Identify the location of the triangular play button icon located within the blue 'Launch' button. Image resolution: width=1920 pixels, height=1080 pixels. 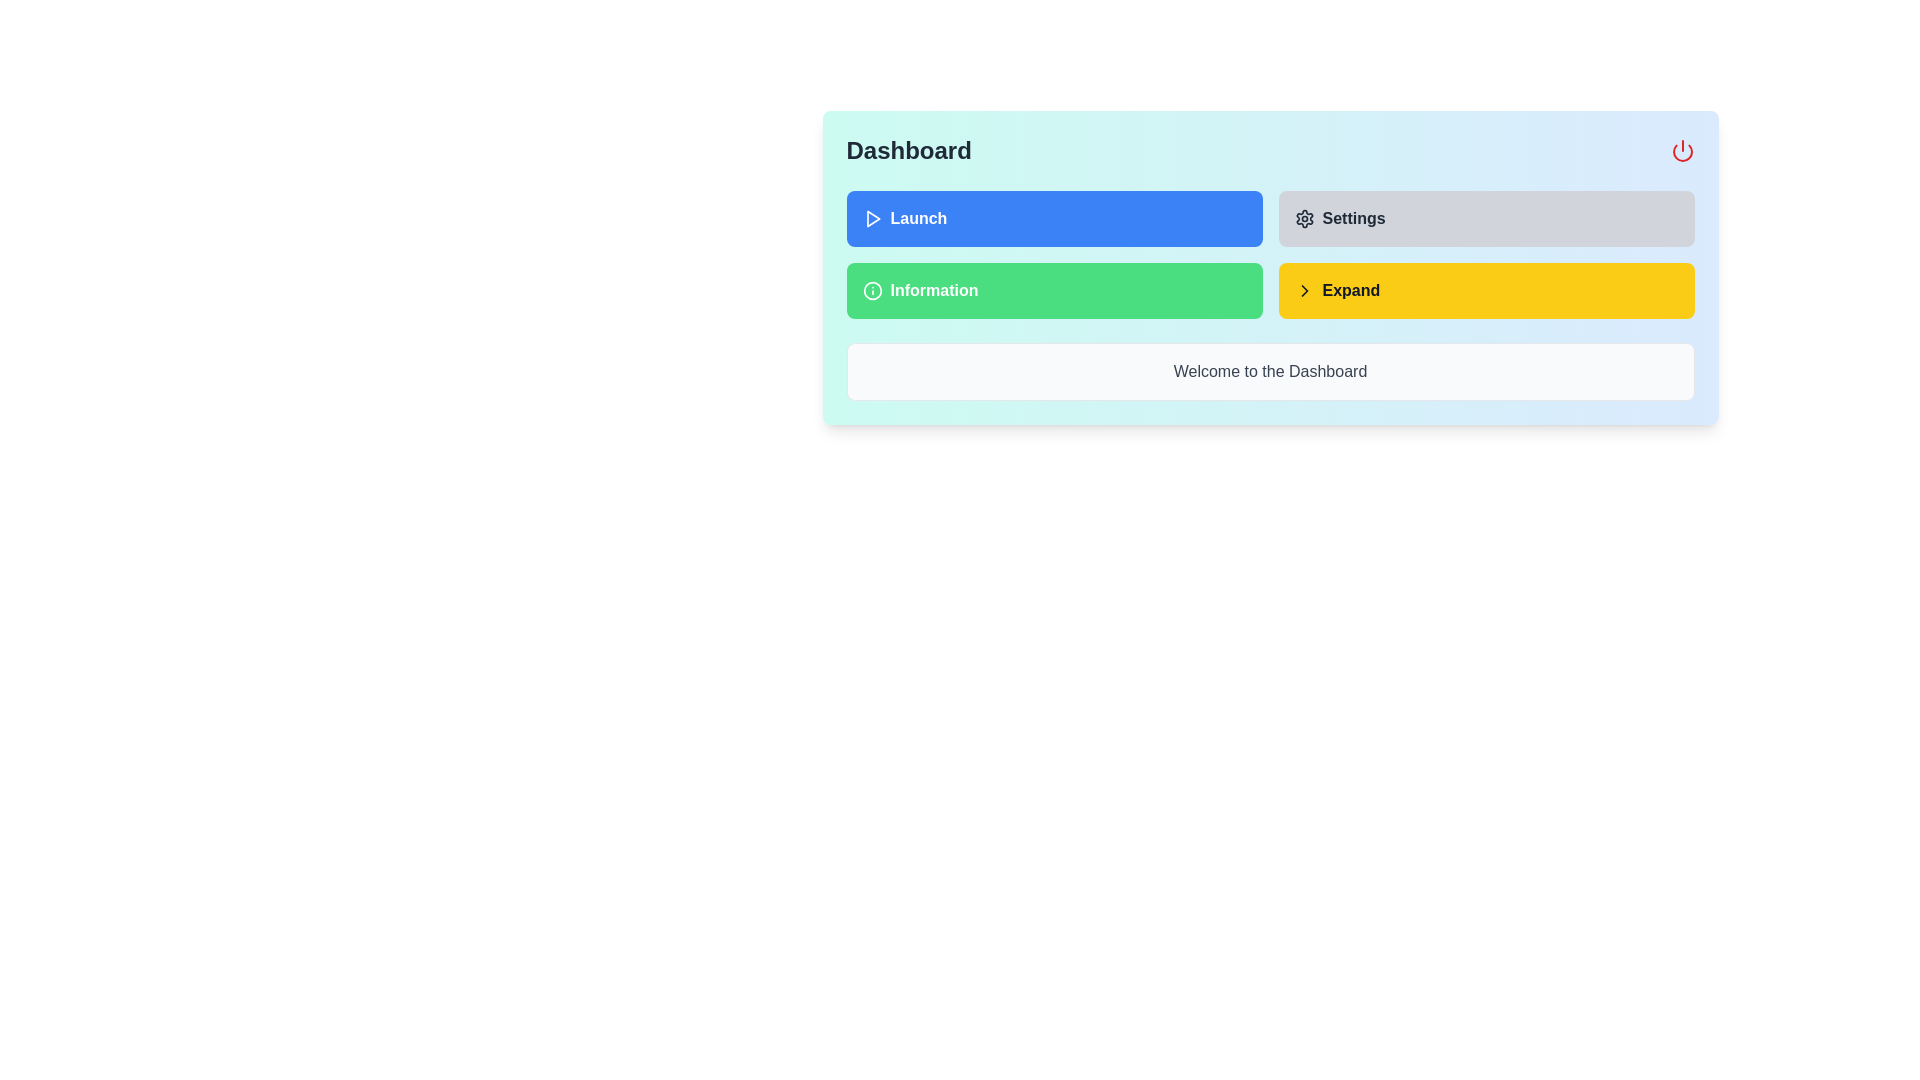
(873, 219).